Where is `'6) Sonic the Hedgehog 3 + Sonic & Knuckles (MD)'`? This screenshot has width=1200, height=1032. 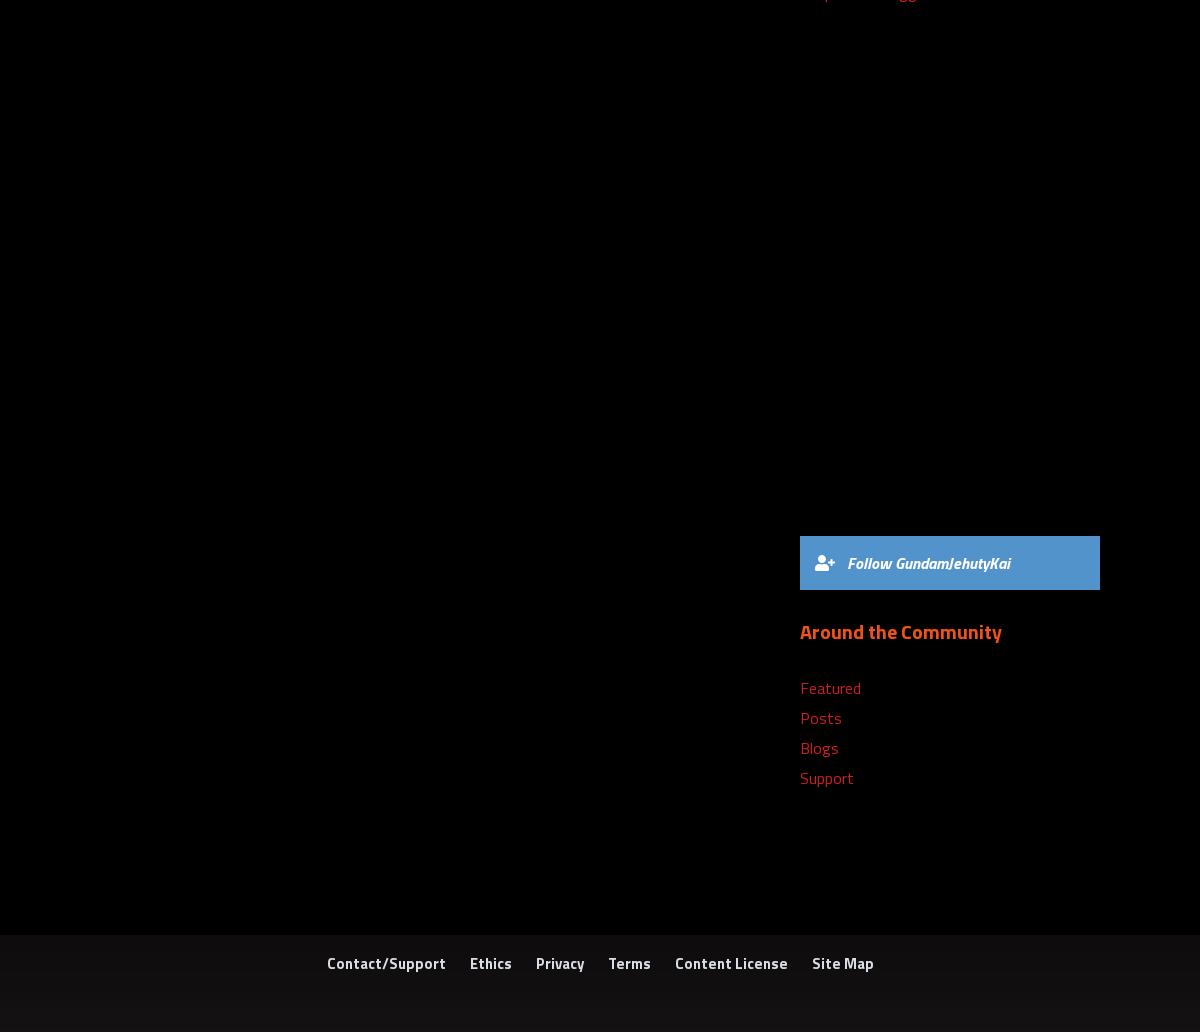 '6) Sonic the Hedgehog 3 + Sonic & Knuckles (MD)' is located at coordinates (929, 275).